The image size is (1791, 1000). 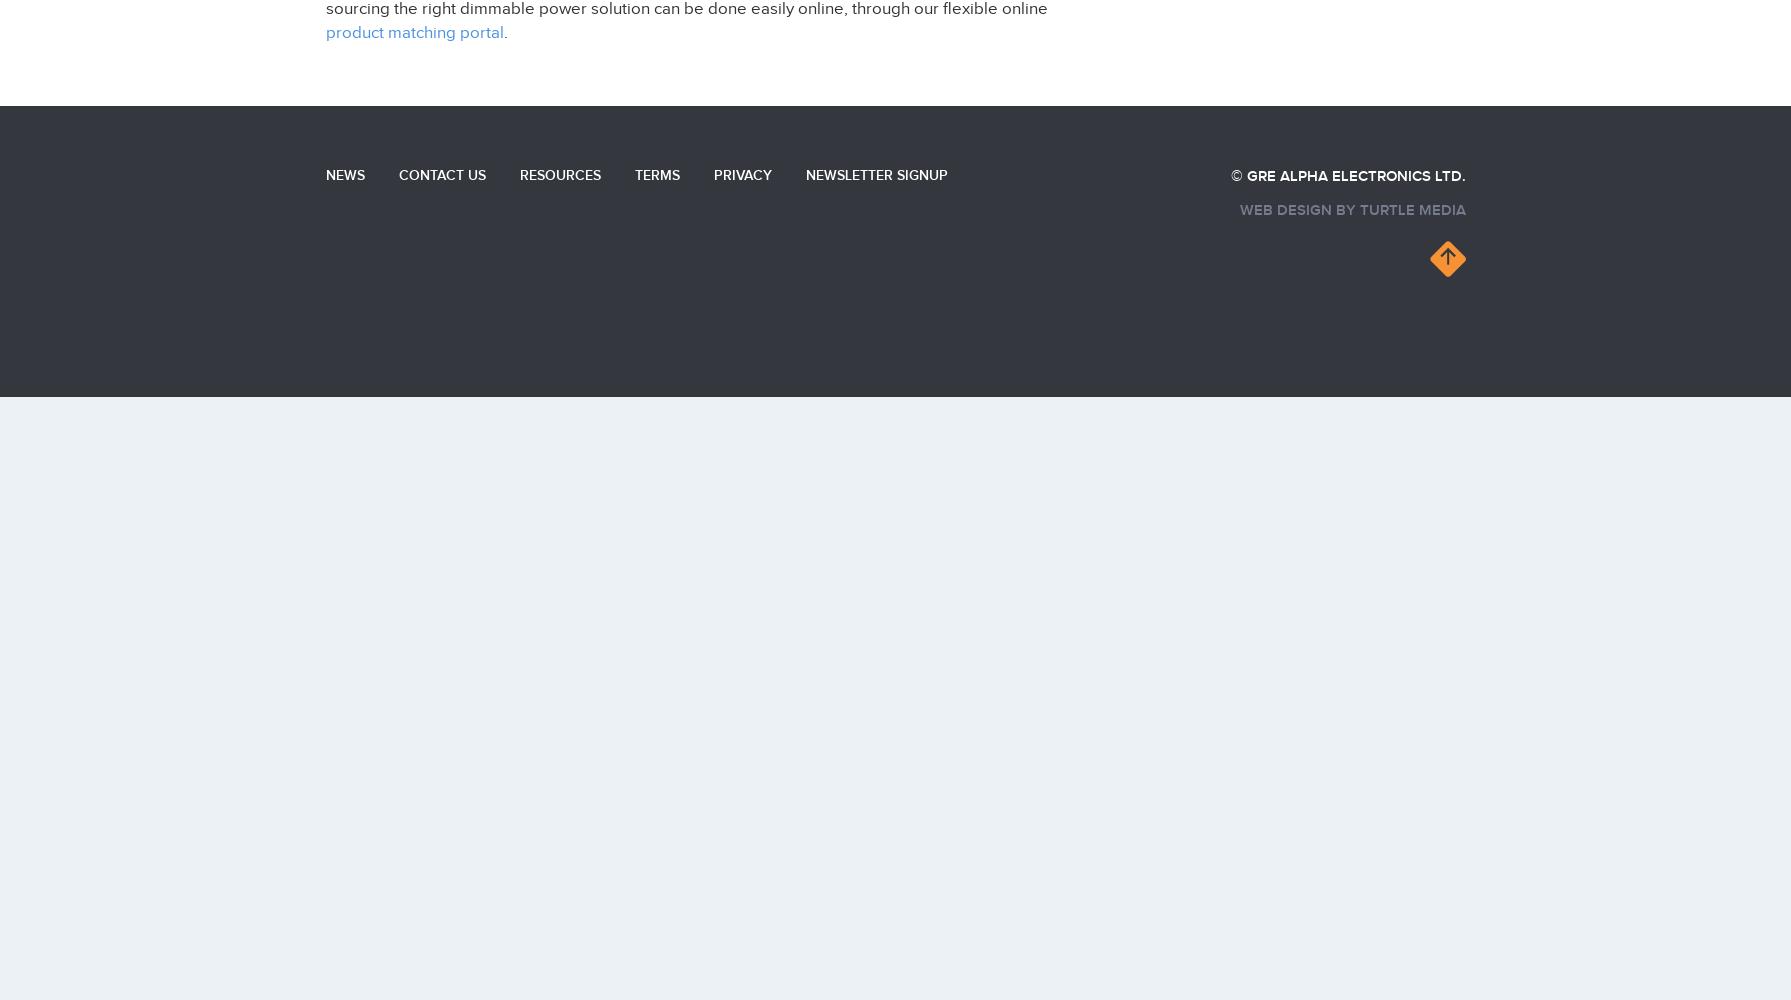 I want to click on 'turtle media', so click(x=1411, y=209).